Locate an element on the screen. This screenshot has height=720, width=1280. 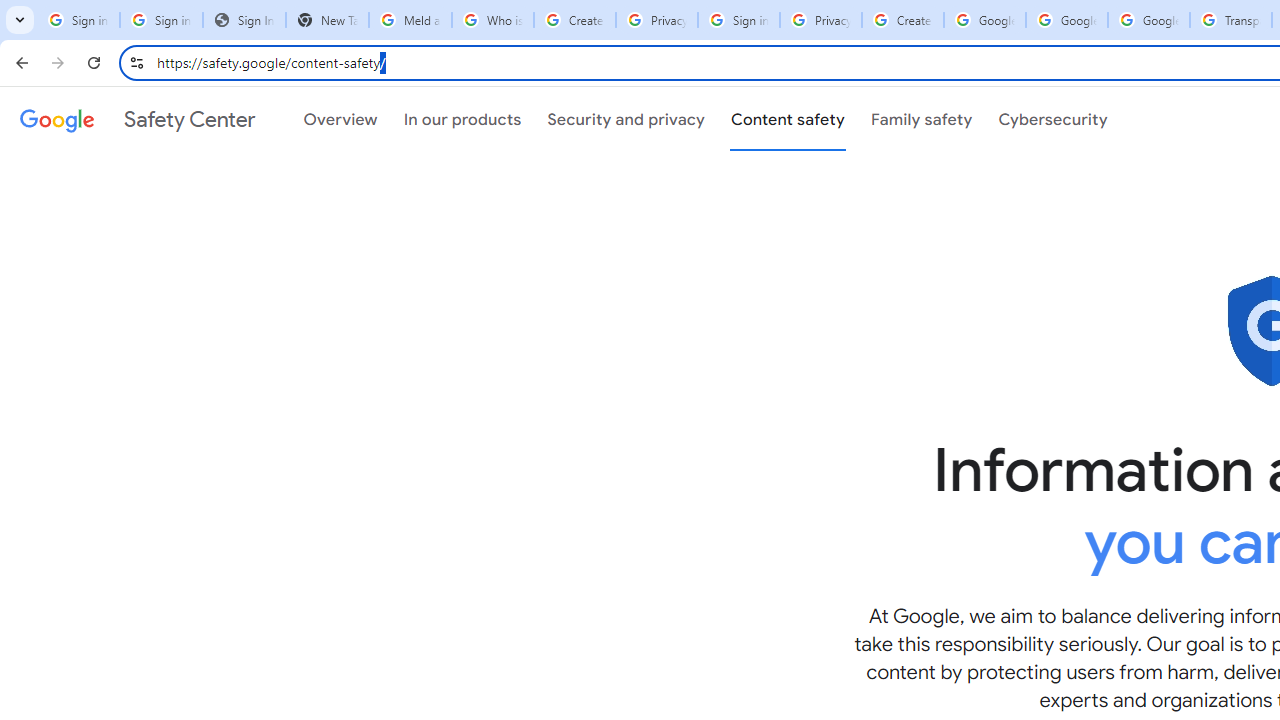
'In our products' is located at coordinates (461, 119).